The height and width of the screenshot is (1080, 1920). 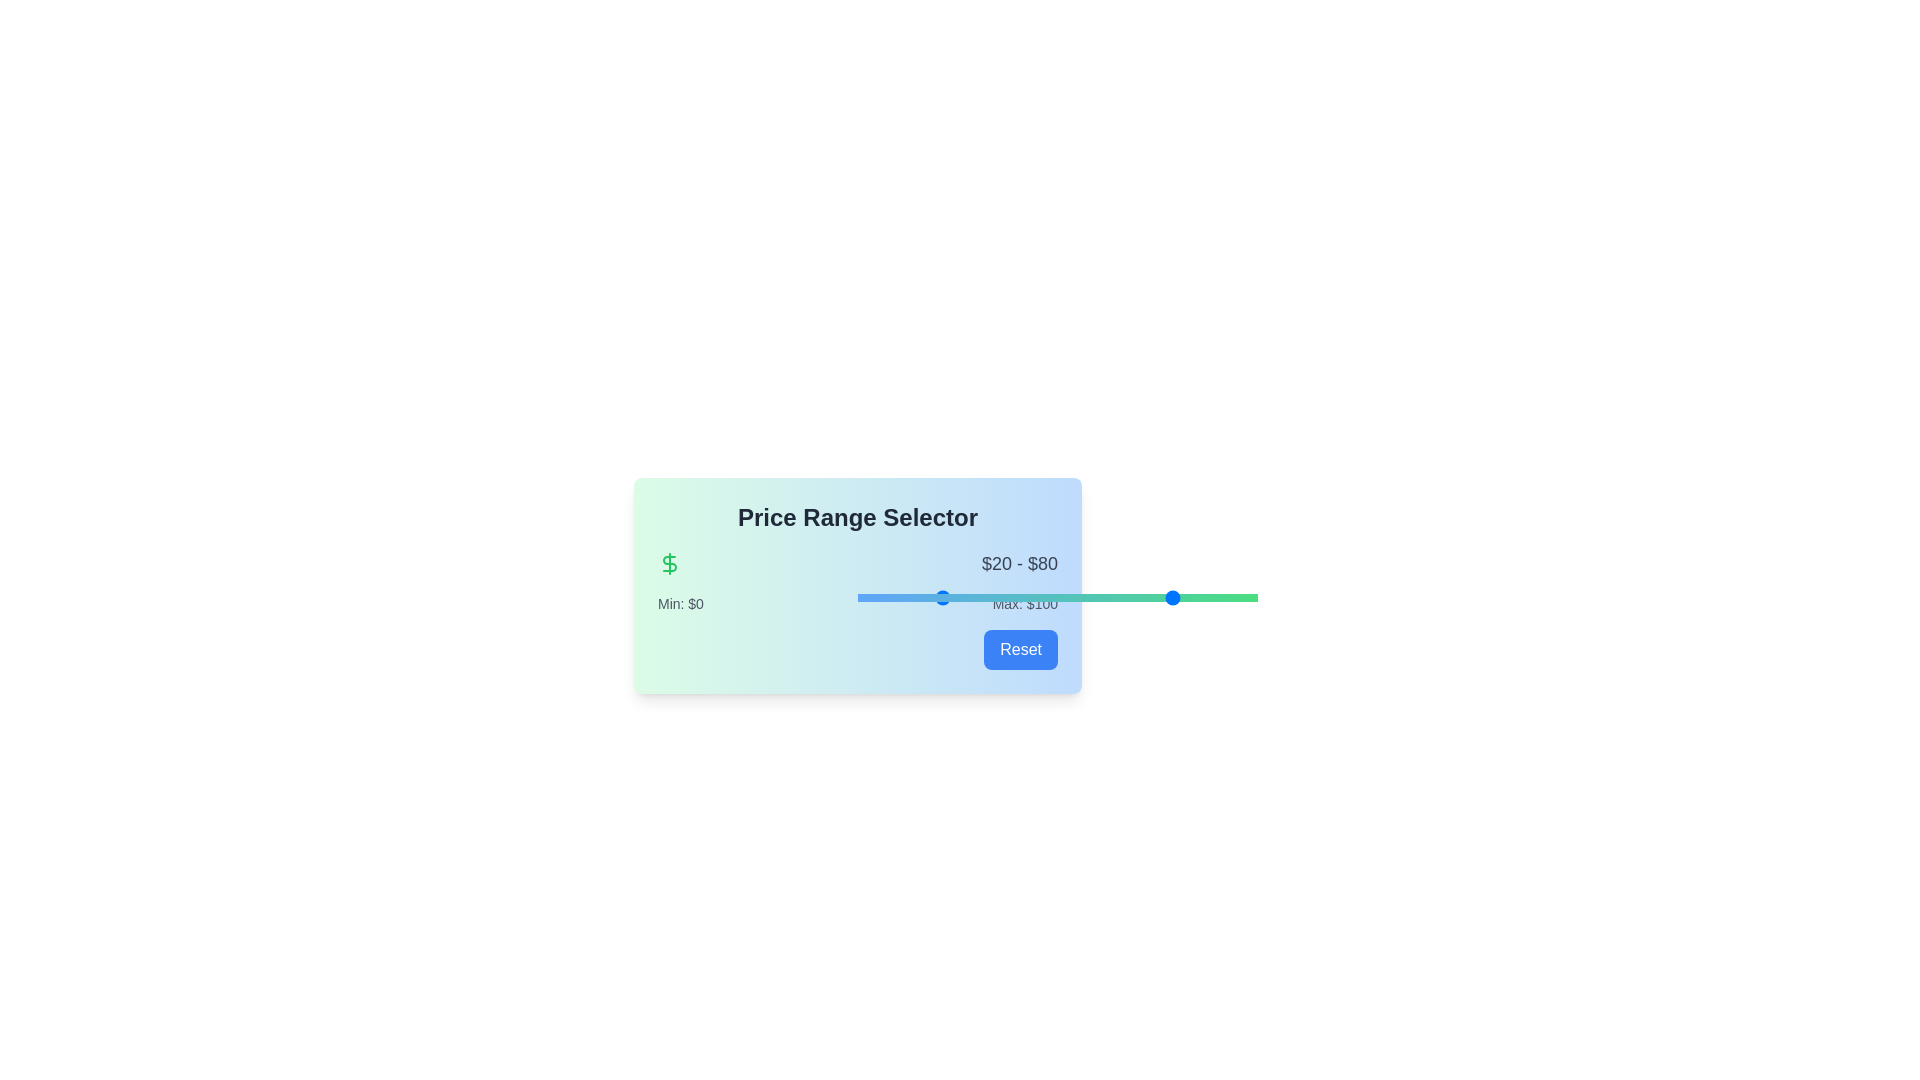 I want to click on the slider, so click(x=869, y=596).